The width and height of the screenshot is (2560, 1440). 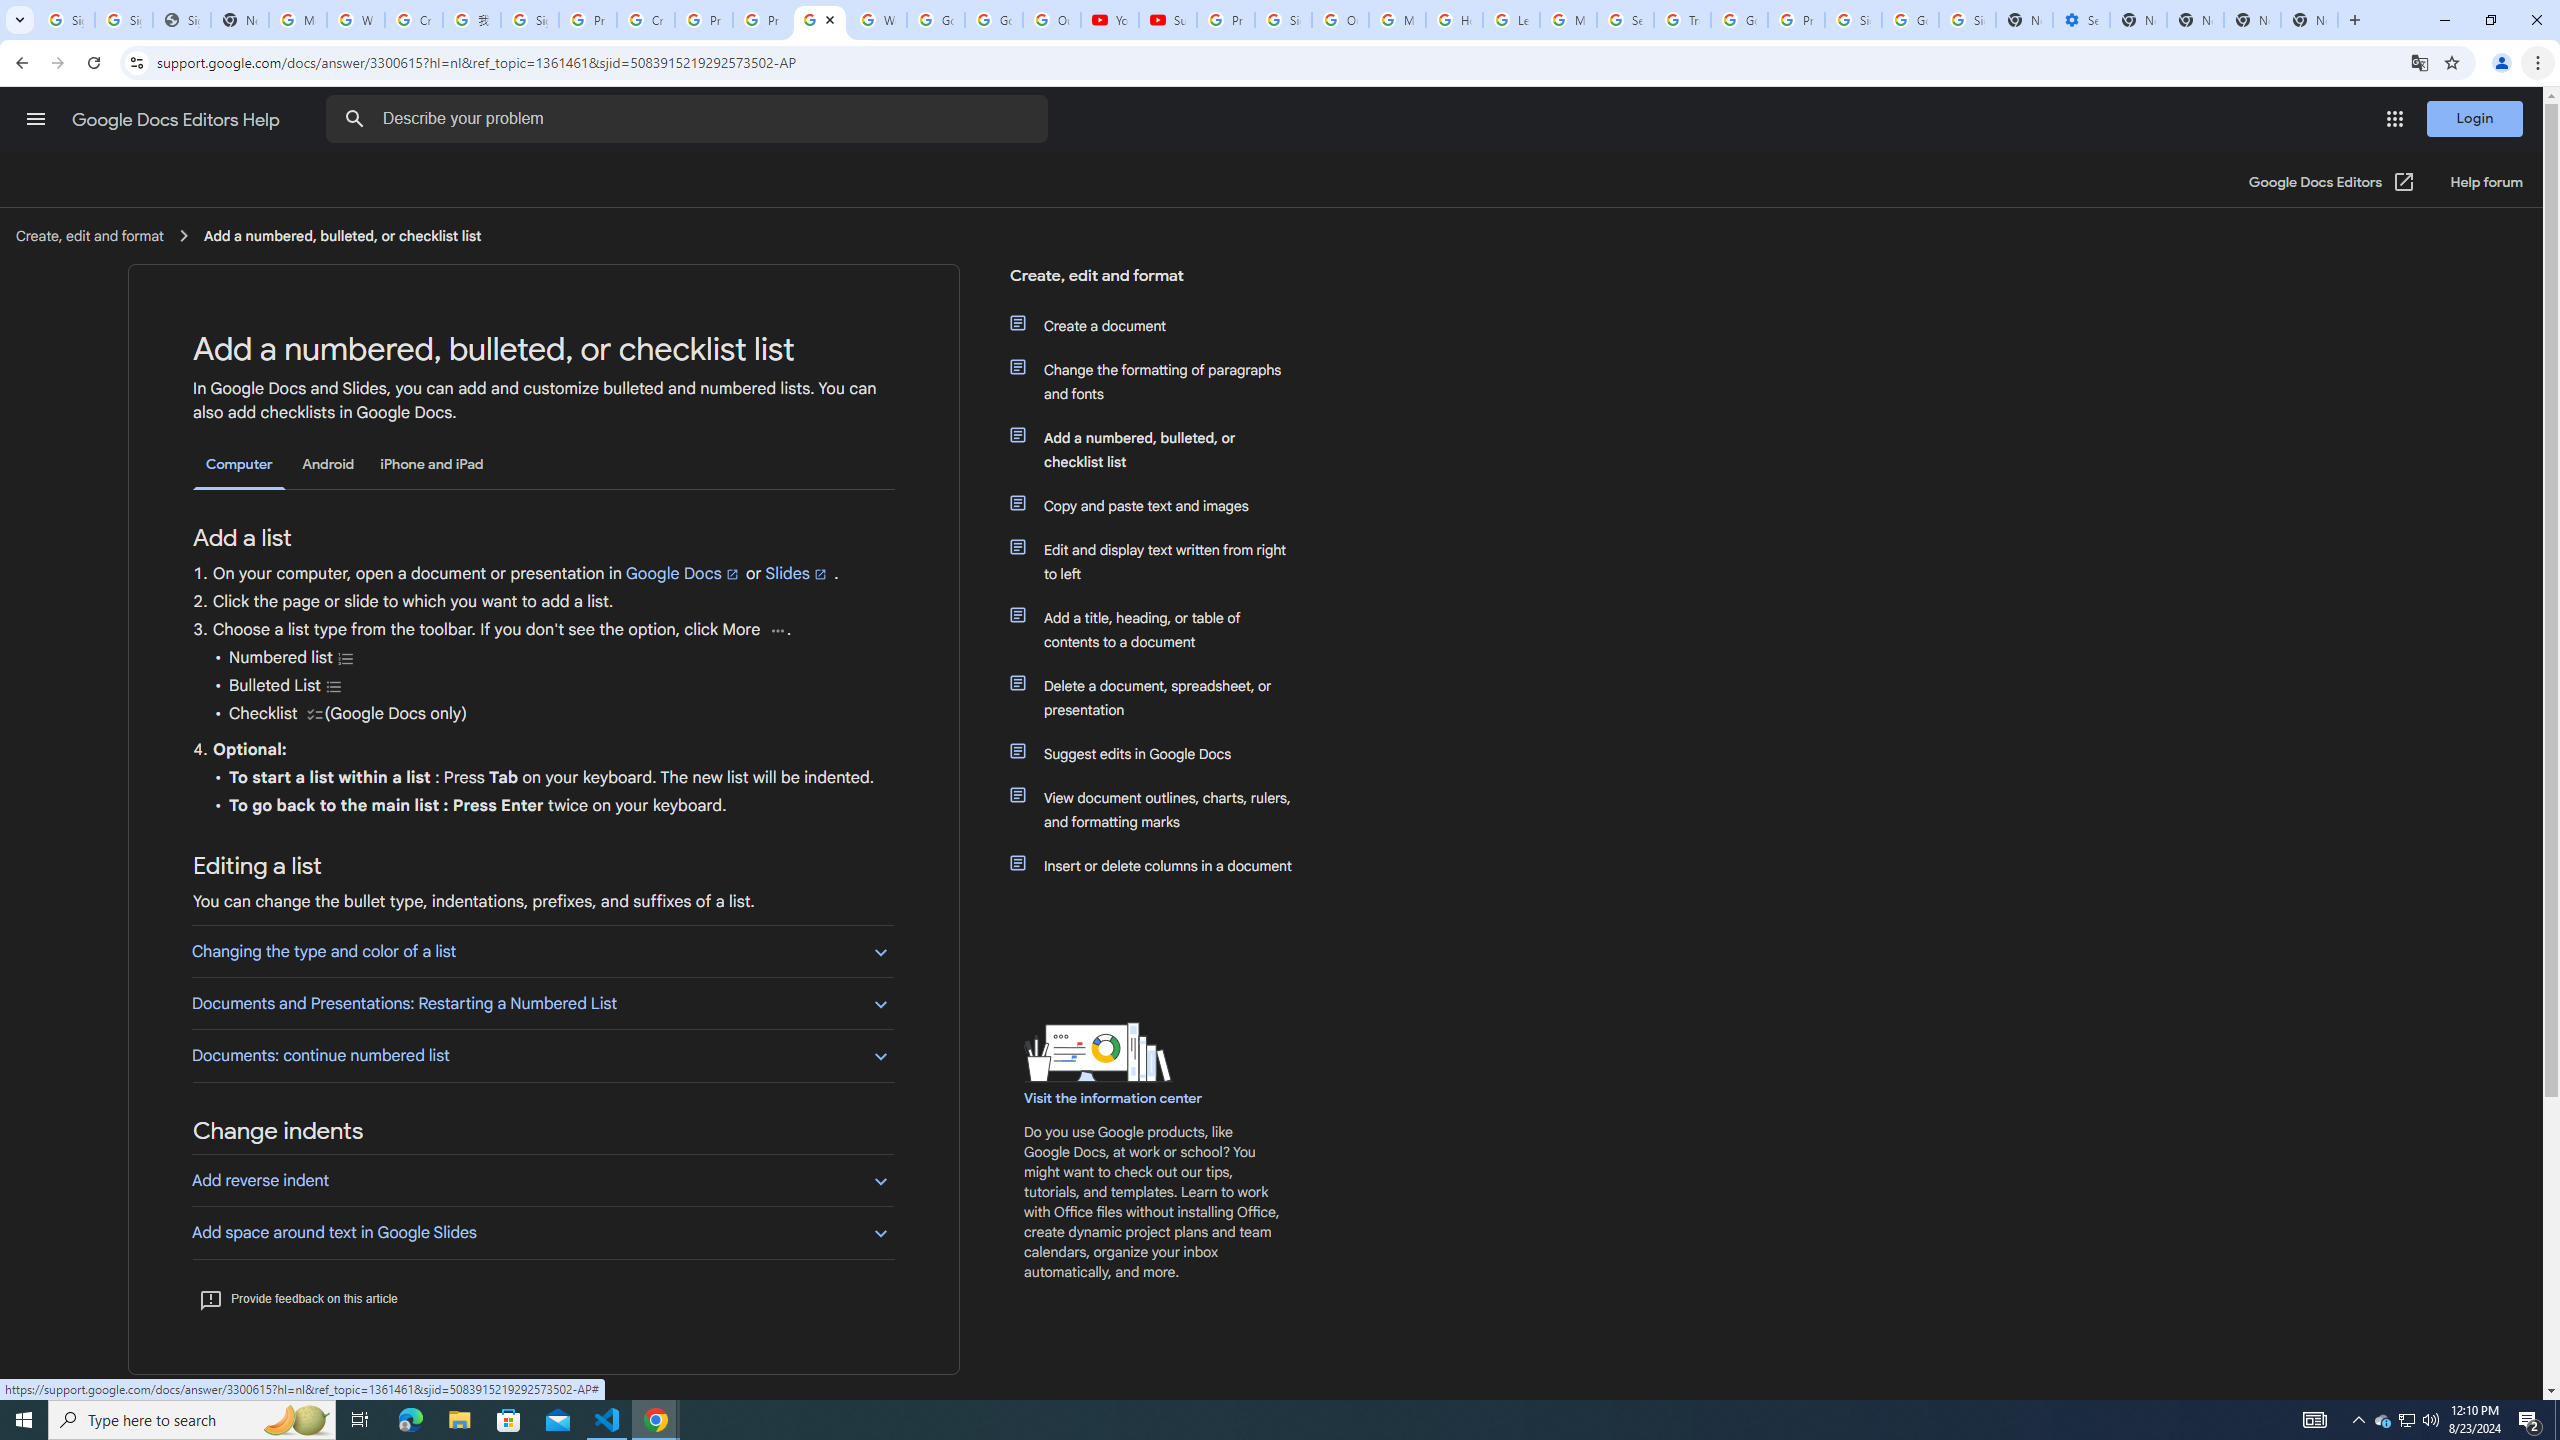 I want to click on 'Google Docs Editors (Opens in new window)', so click(x=2331, y=181).